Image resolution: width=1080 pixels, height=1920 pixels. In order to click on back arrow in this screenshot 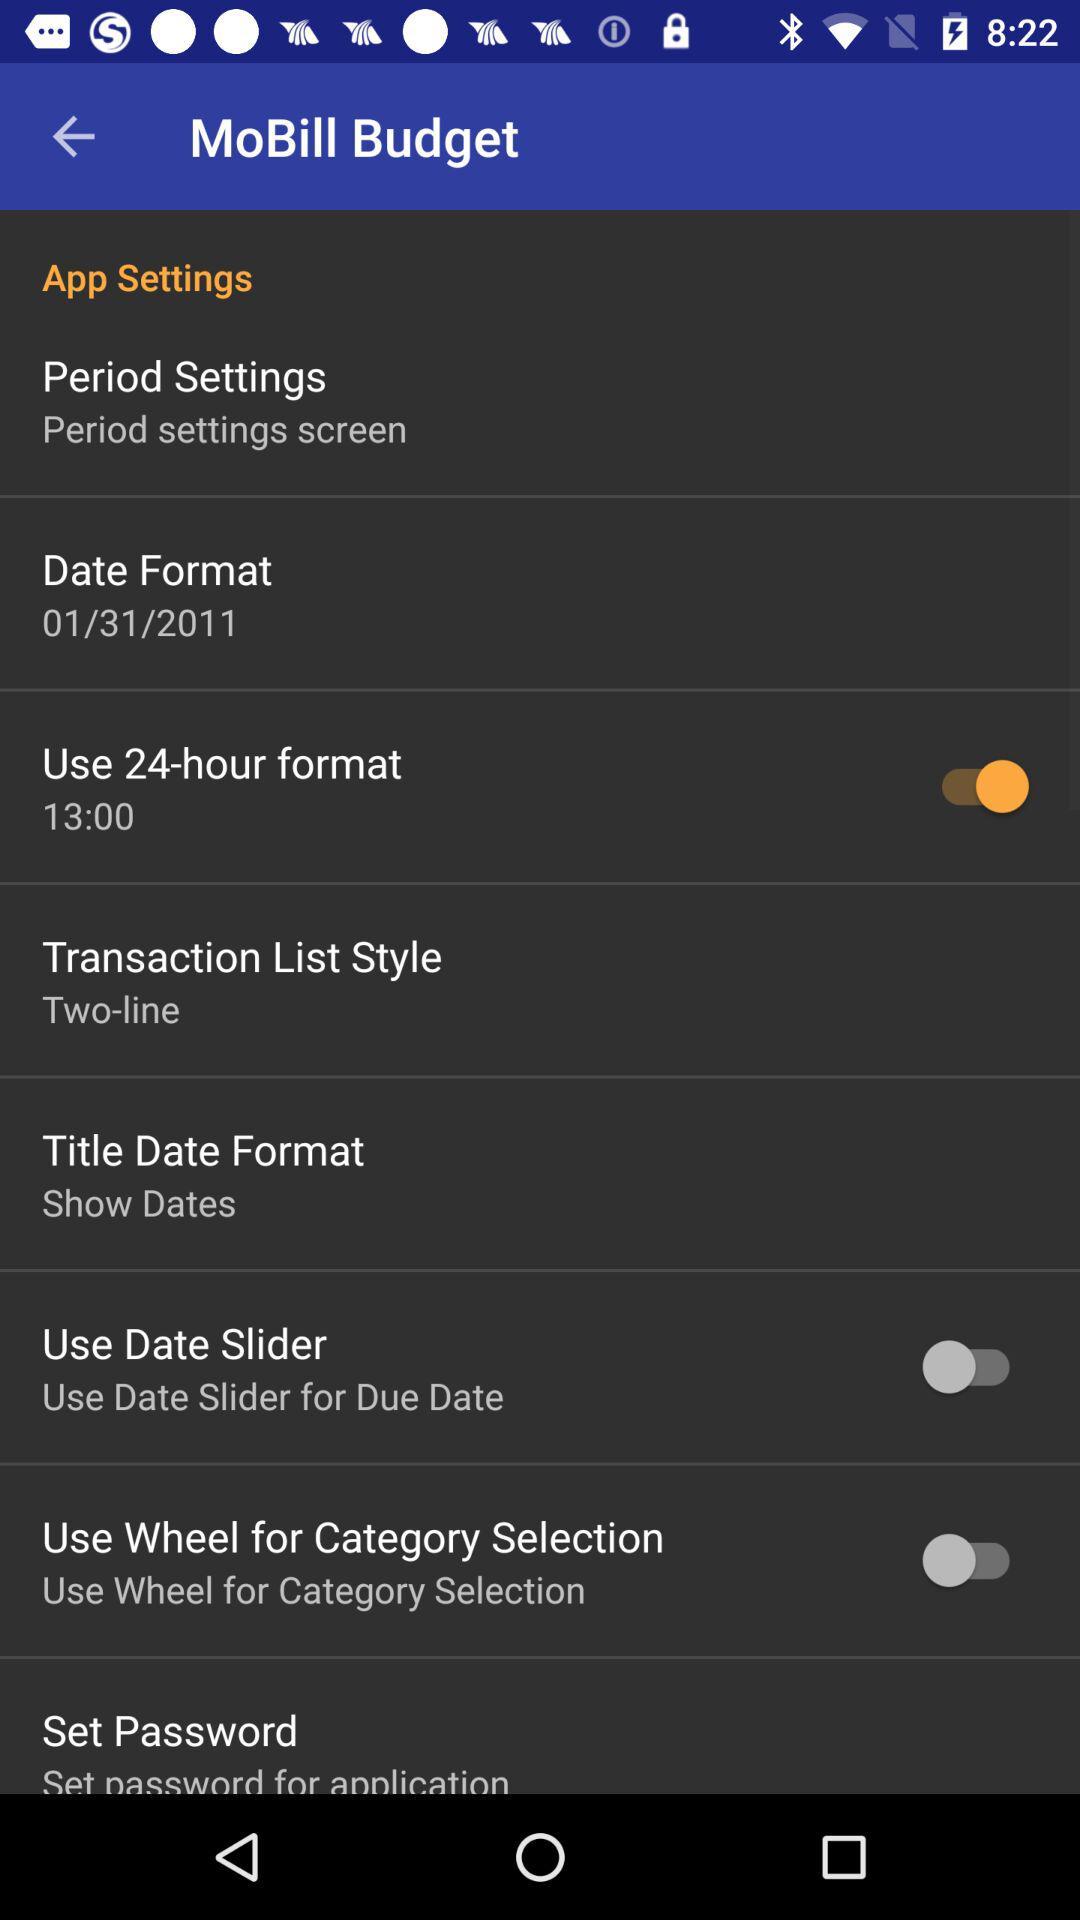, I will do `click(72, 135)`.